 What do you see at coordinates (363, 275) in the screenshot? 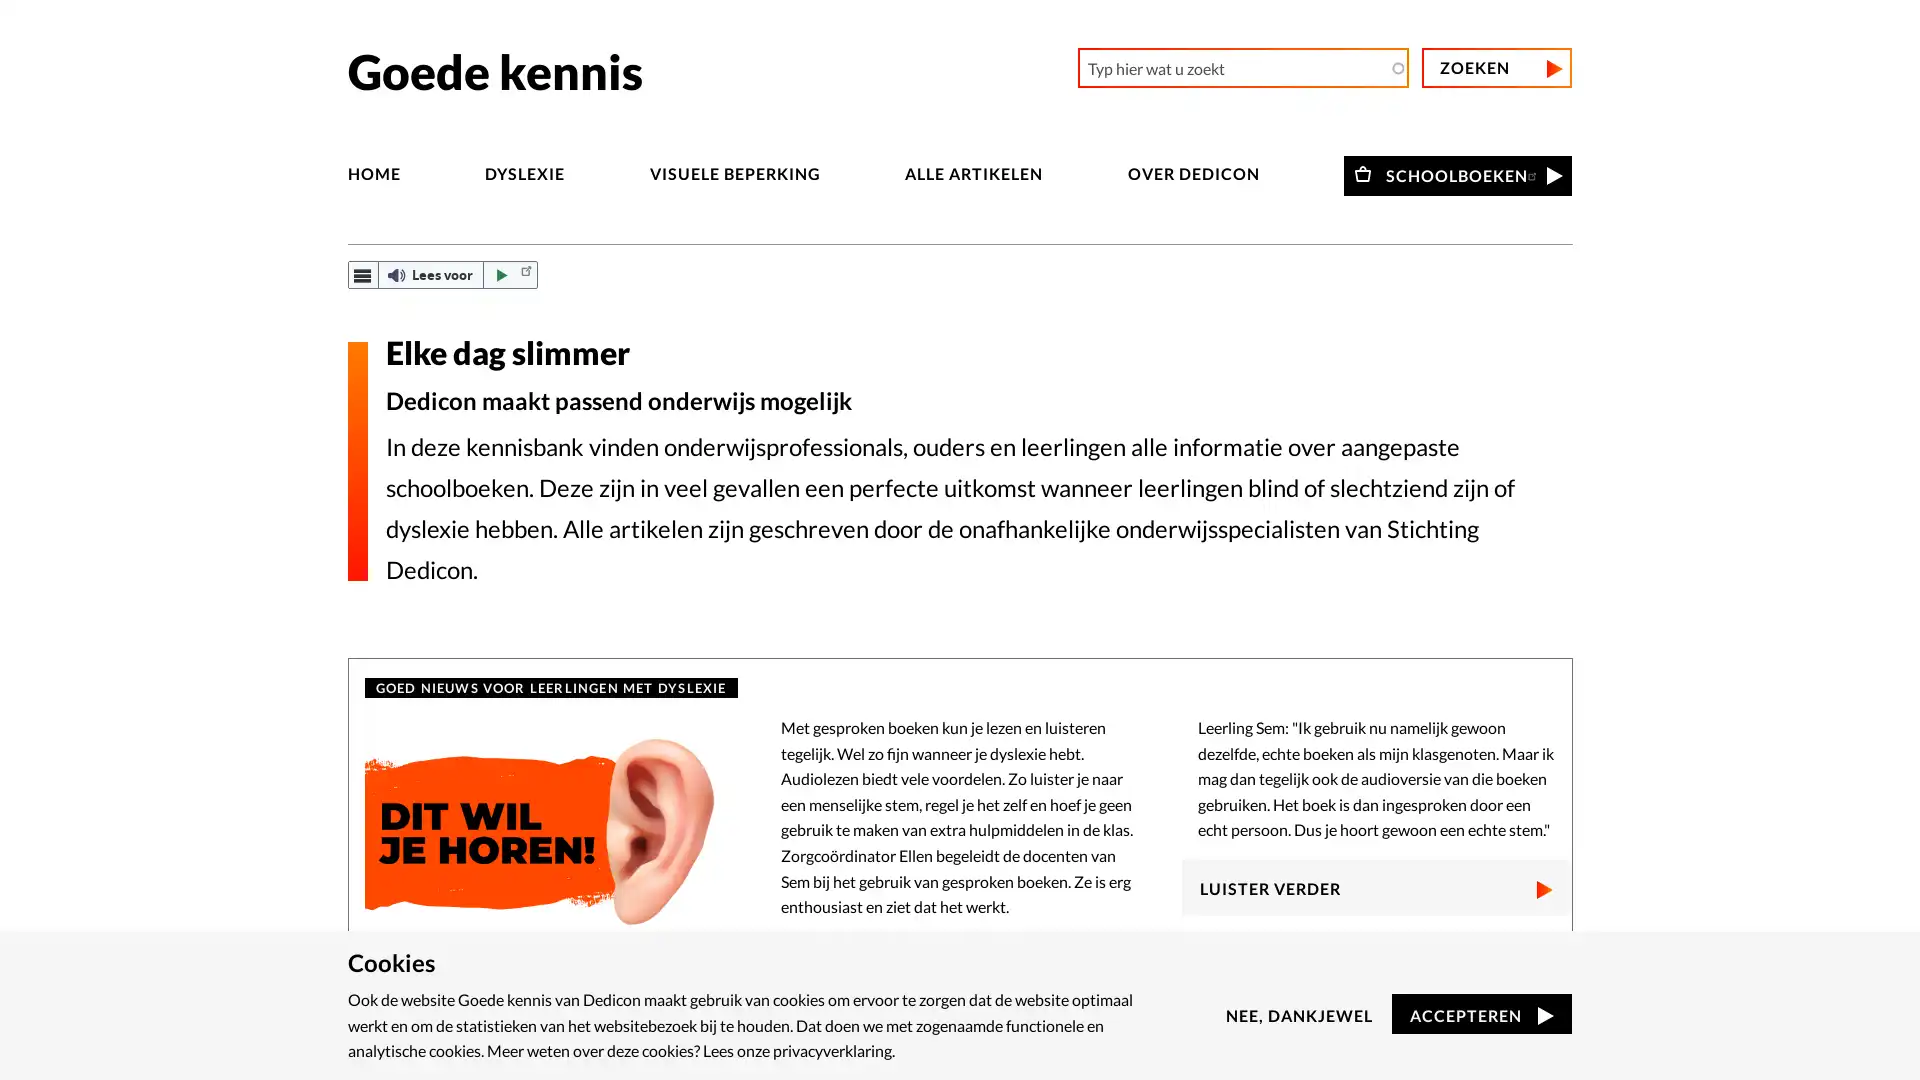
I see `webReader menu` at bounding box center [363, 275].